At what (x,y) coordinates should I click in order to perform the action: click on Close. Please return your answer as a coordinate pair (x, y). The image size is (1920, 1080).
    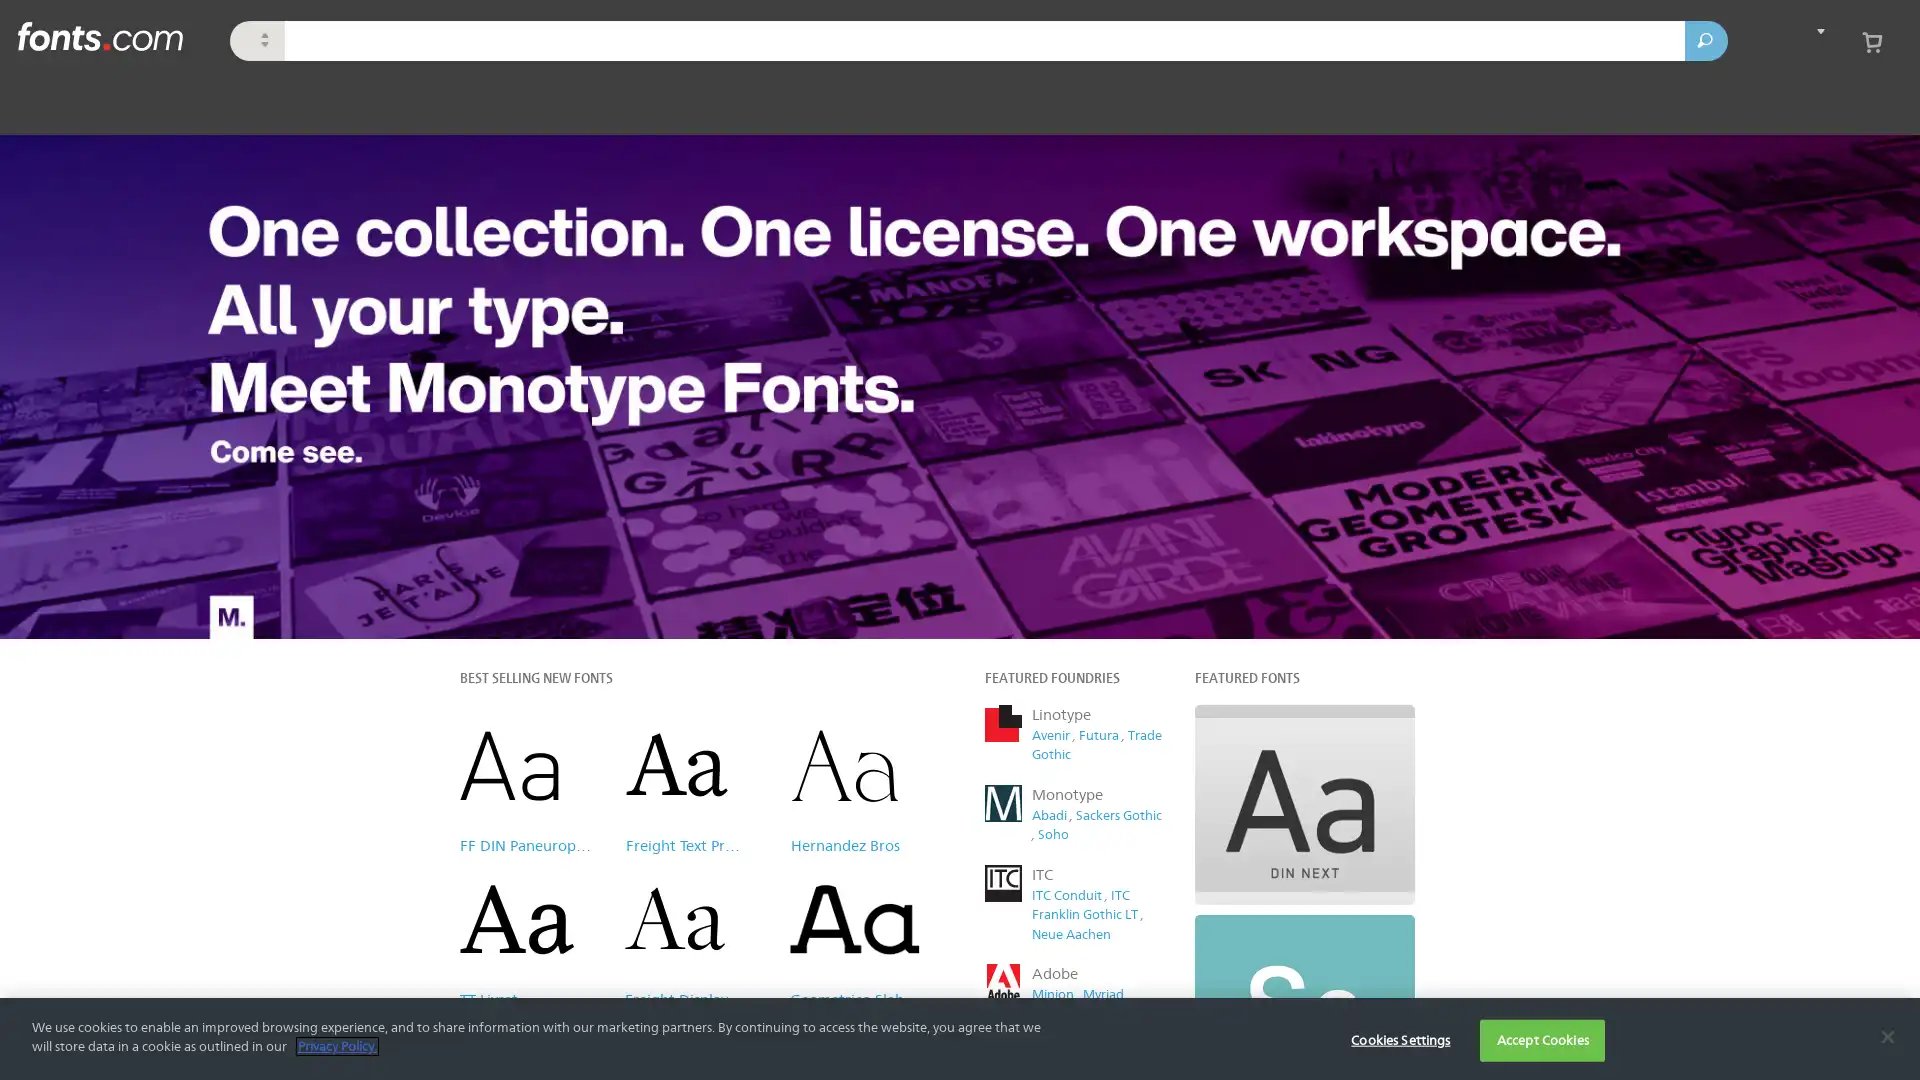
    Looking at the image, I should click on (1335, 144).